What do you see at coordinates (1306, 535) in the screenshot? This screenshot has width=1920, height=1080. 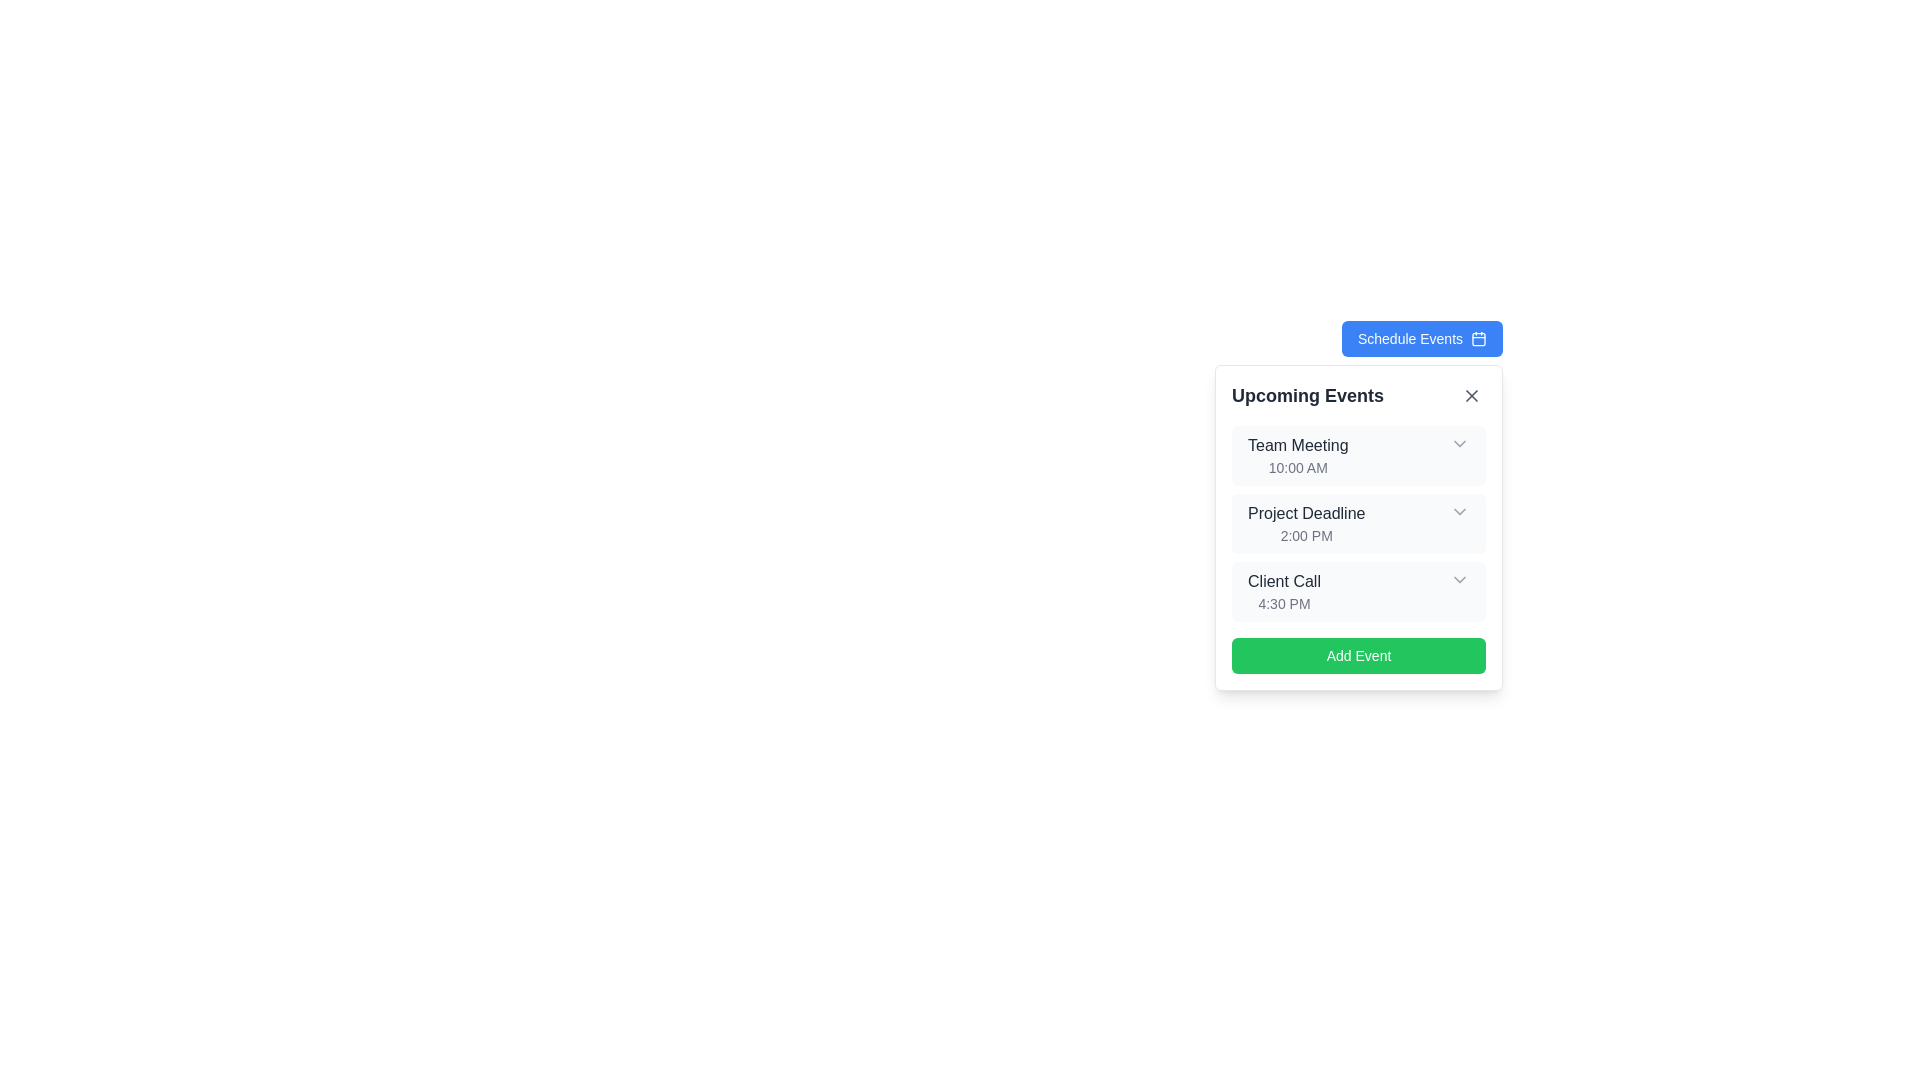 I see `the text element that displays the scheduled time for the 'Project Deadline' event, located in the second section of the 'Upcoming Events' list, directly beneath the heading 'Project Deadline'` at bounding box center [1306, 535].